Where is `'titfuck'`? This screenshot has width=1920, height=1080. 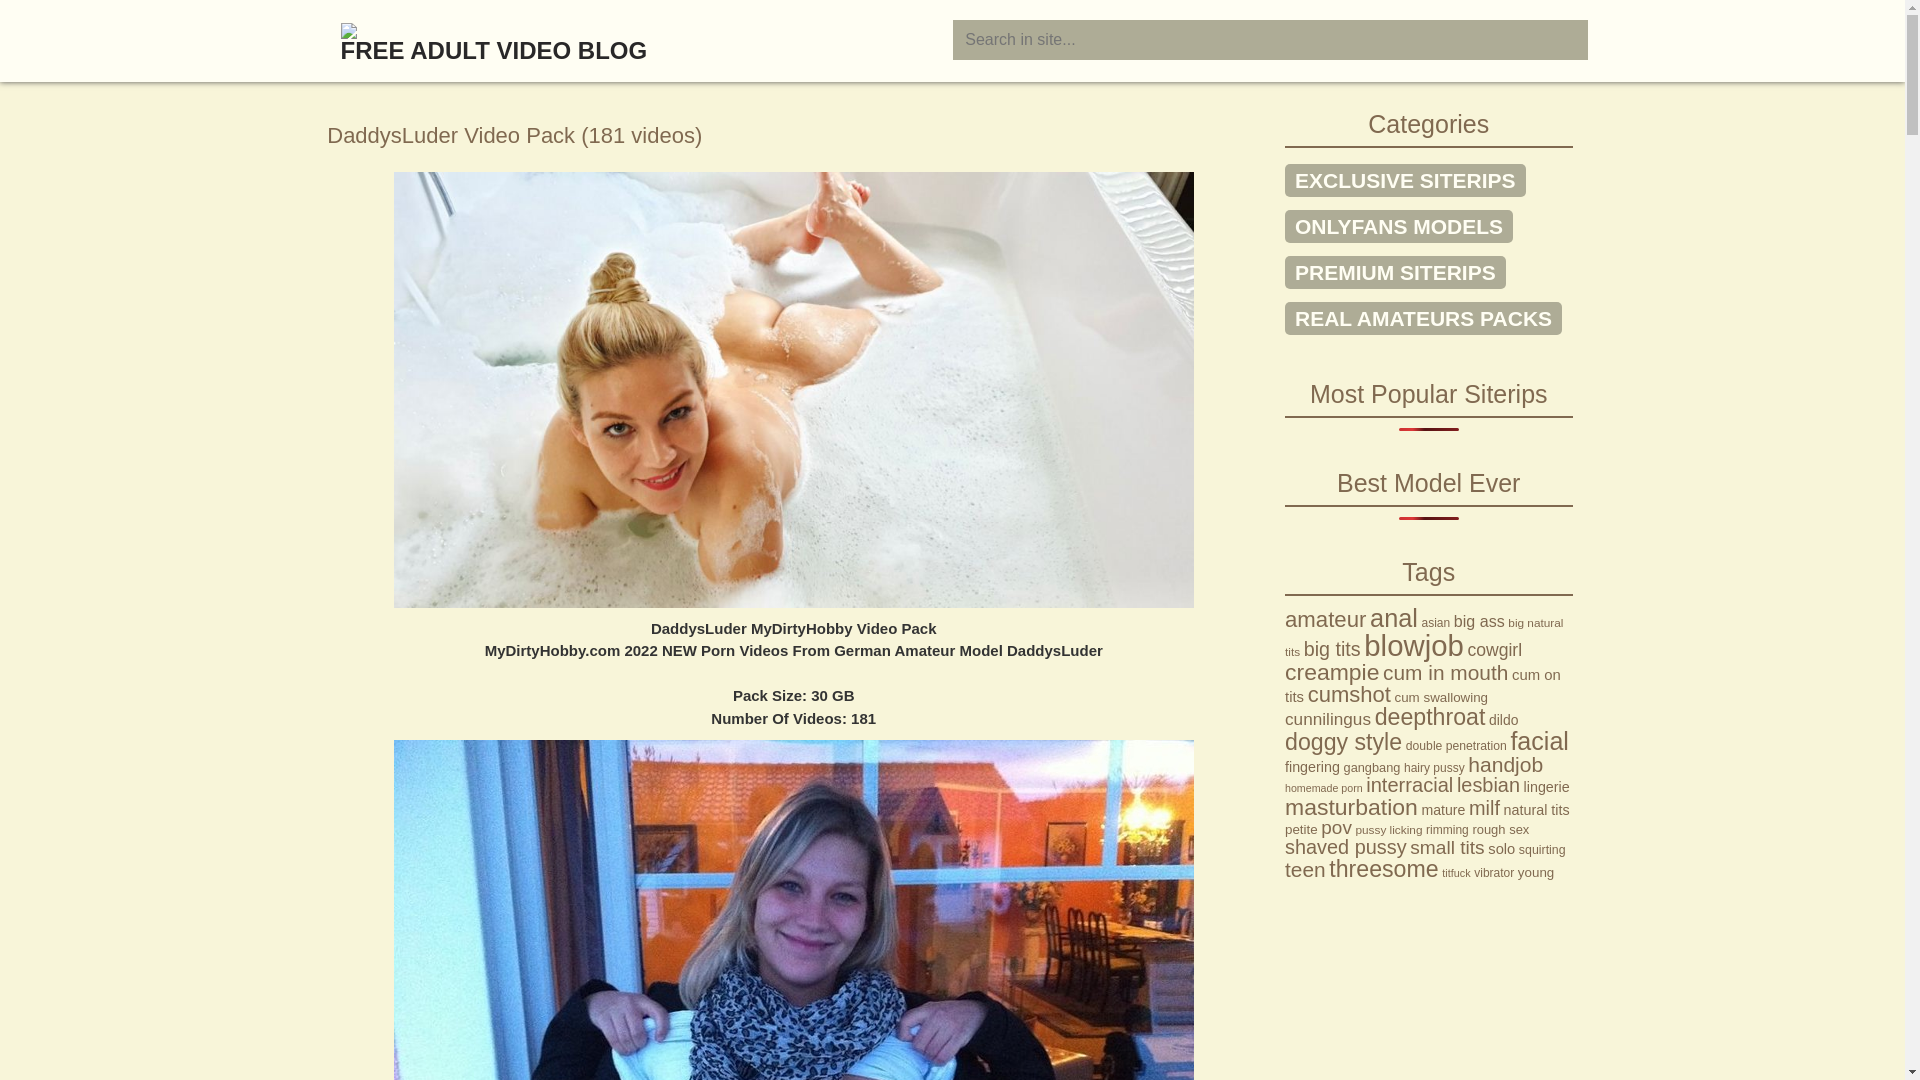 'titfuck' is located at coordinates (1441, 871).